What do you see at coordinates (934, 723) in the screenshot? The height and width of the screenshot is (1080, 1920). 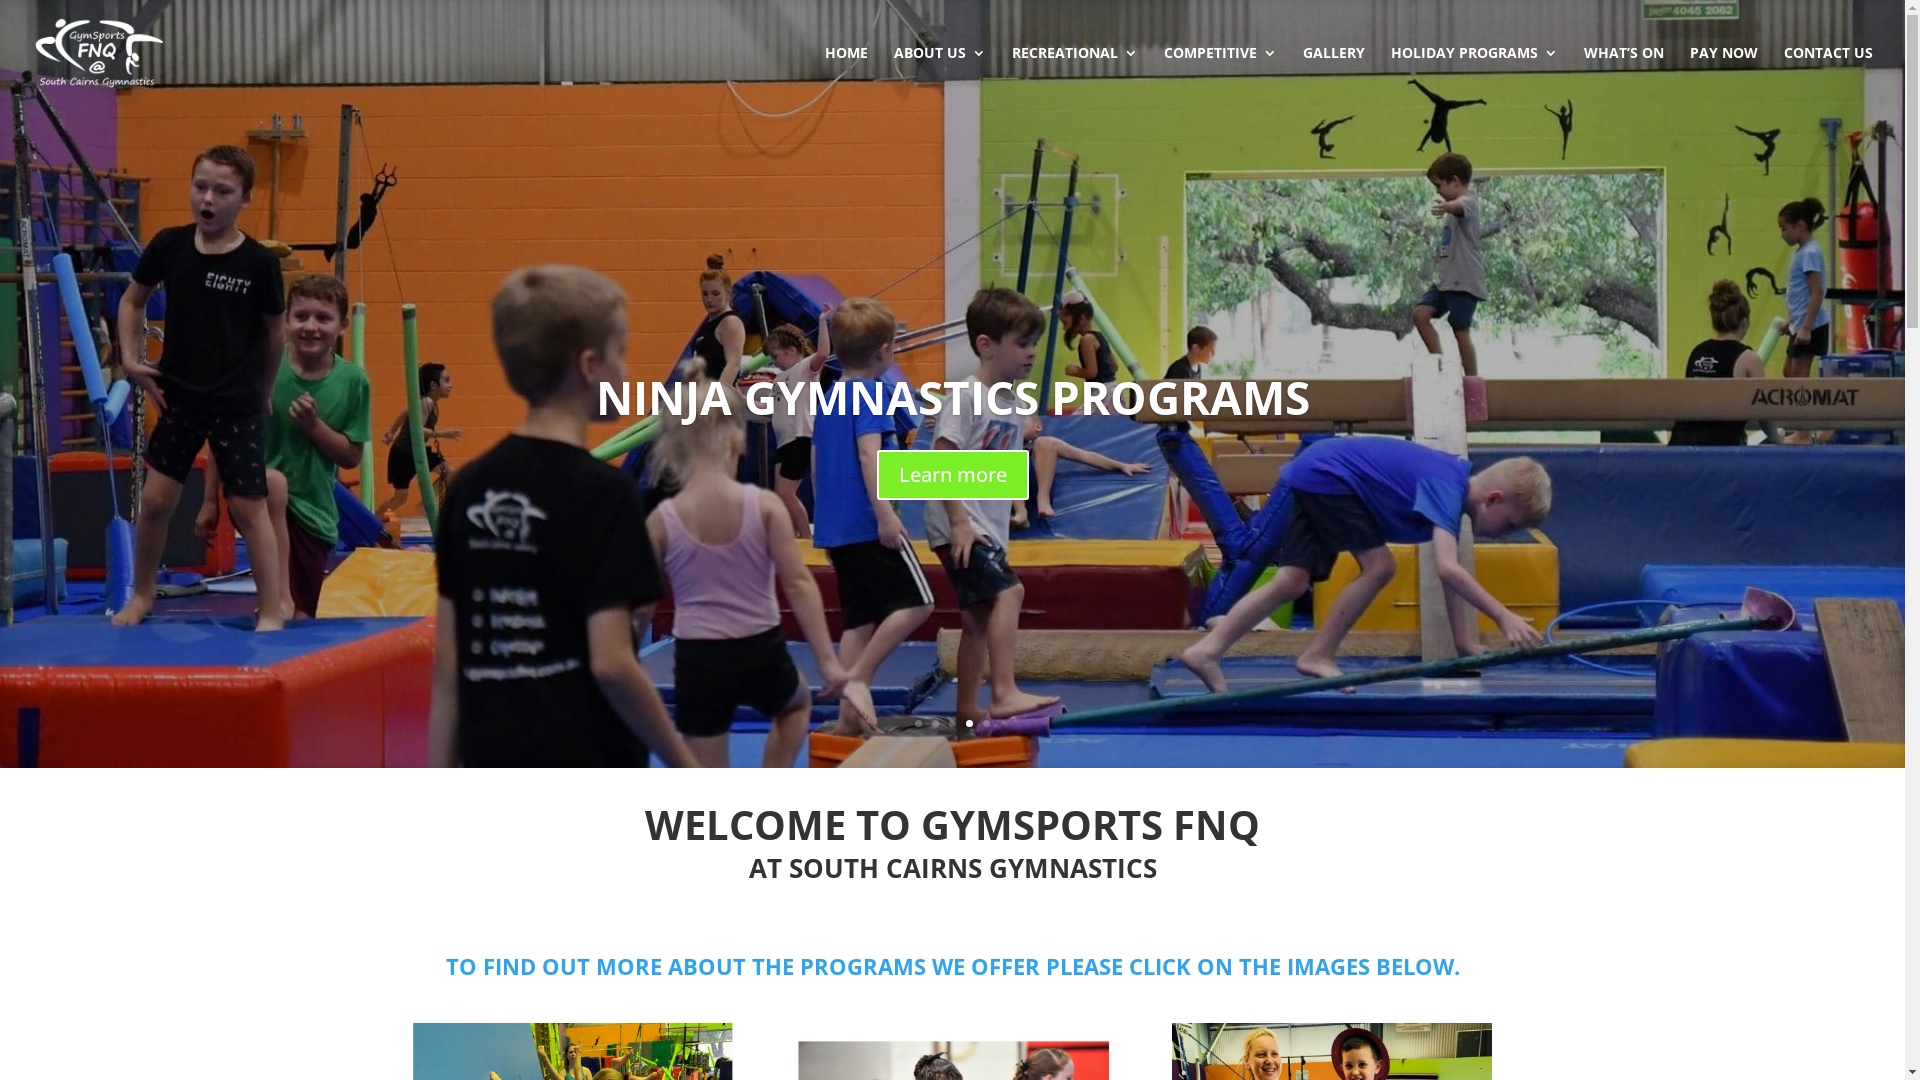 I see `'2'` at bounding box center [934, 723].